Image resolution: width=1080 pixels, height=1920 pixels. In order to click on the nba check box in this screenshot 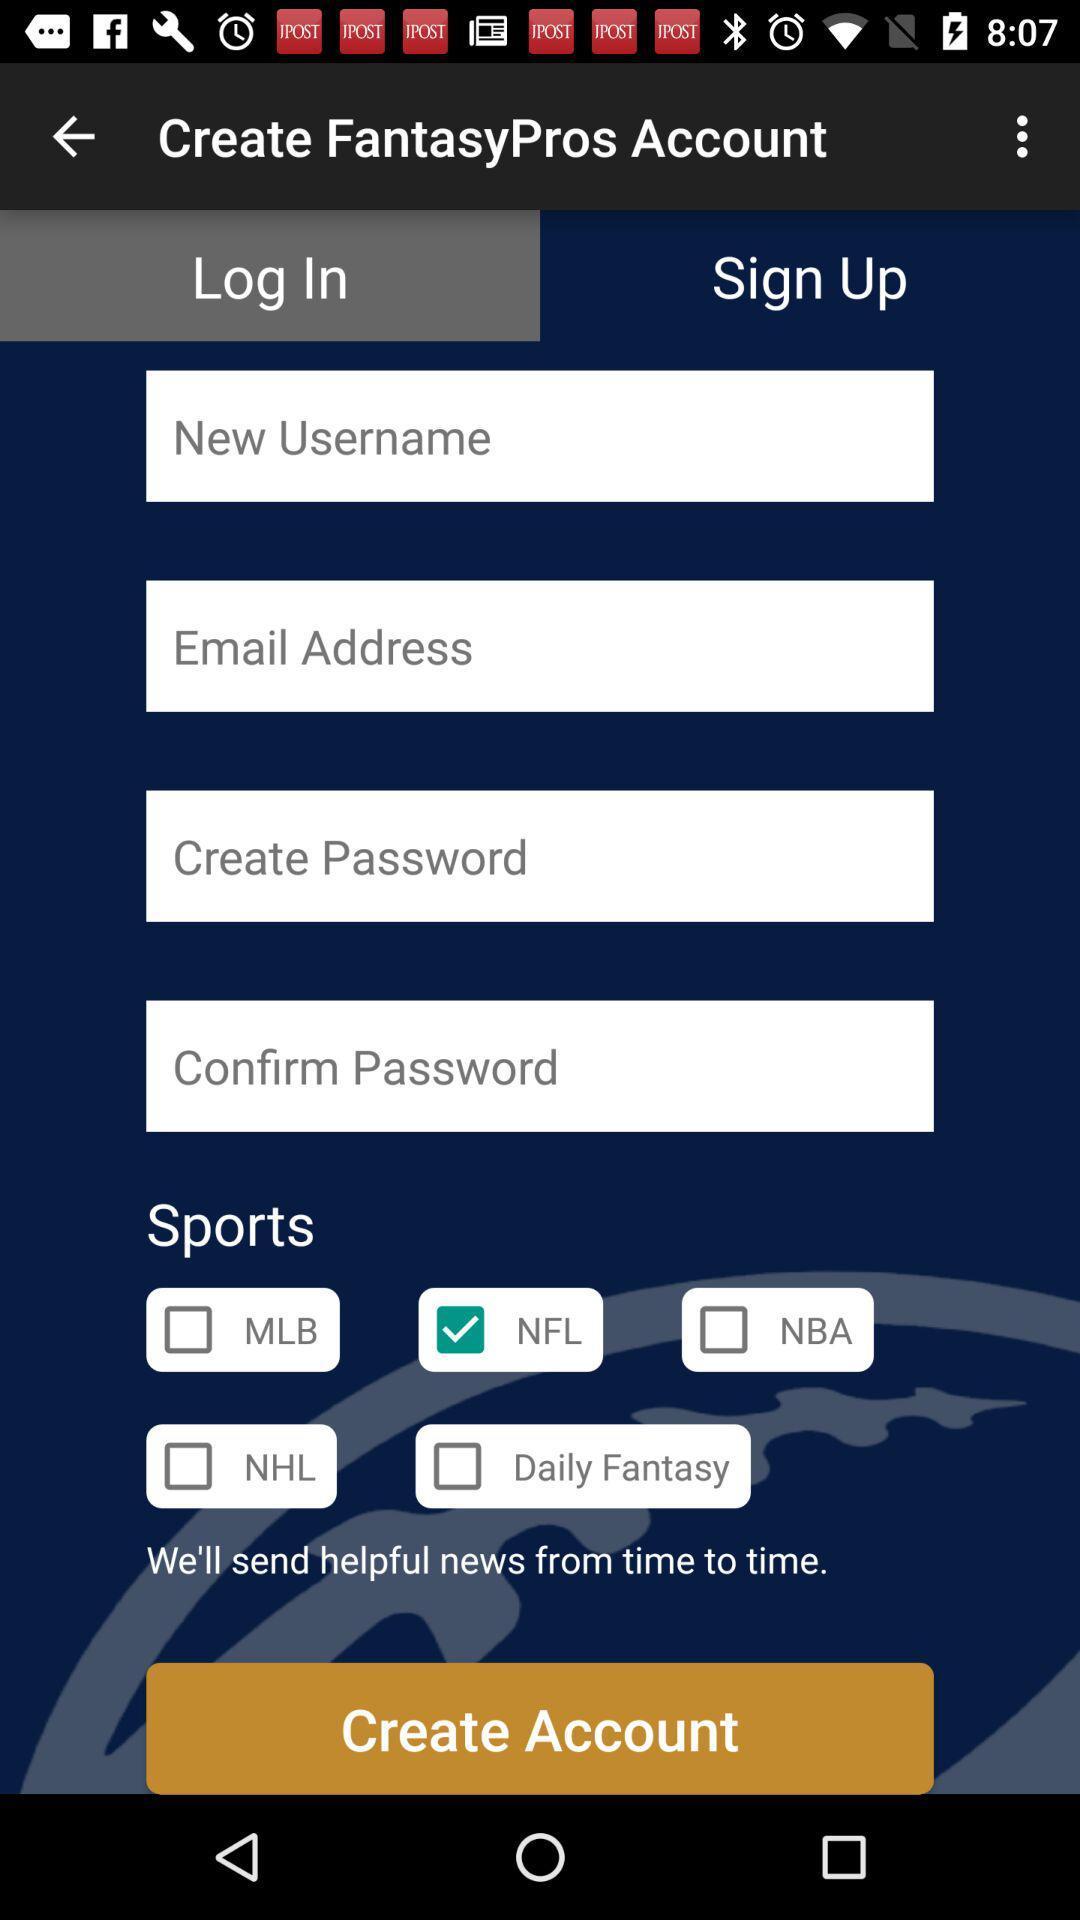, I will do `click(724, 1329)`.